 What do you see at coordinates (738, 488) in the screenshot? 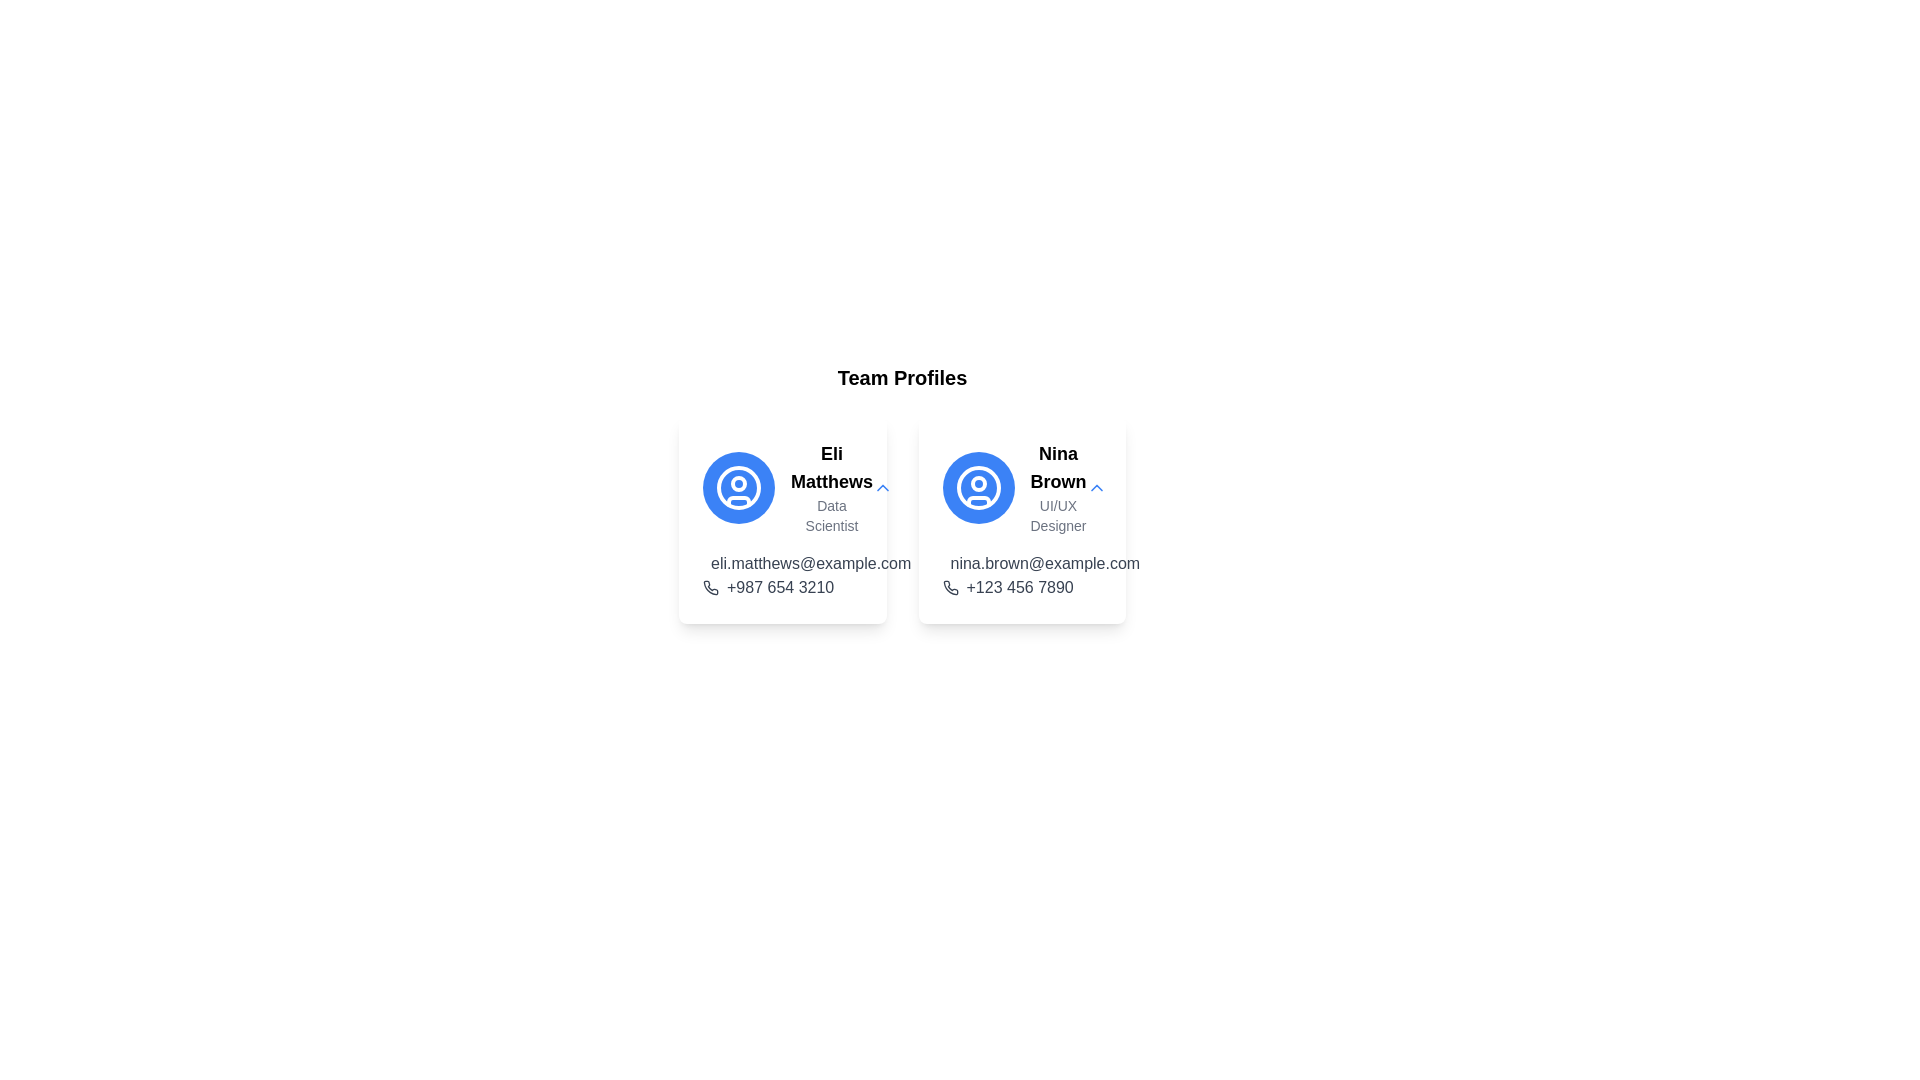
I see `the decorative circular SVG element representing the user's profile for Eli Matthews, located in the profile card above the contact details` at bounding box center [738, 488].